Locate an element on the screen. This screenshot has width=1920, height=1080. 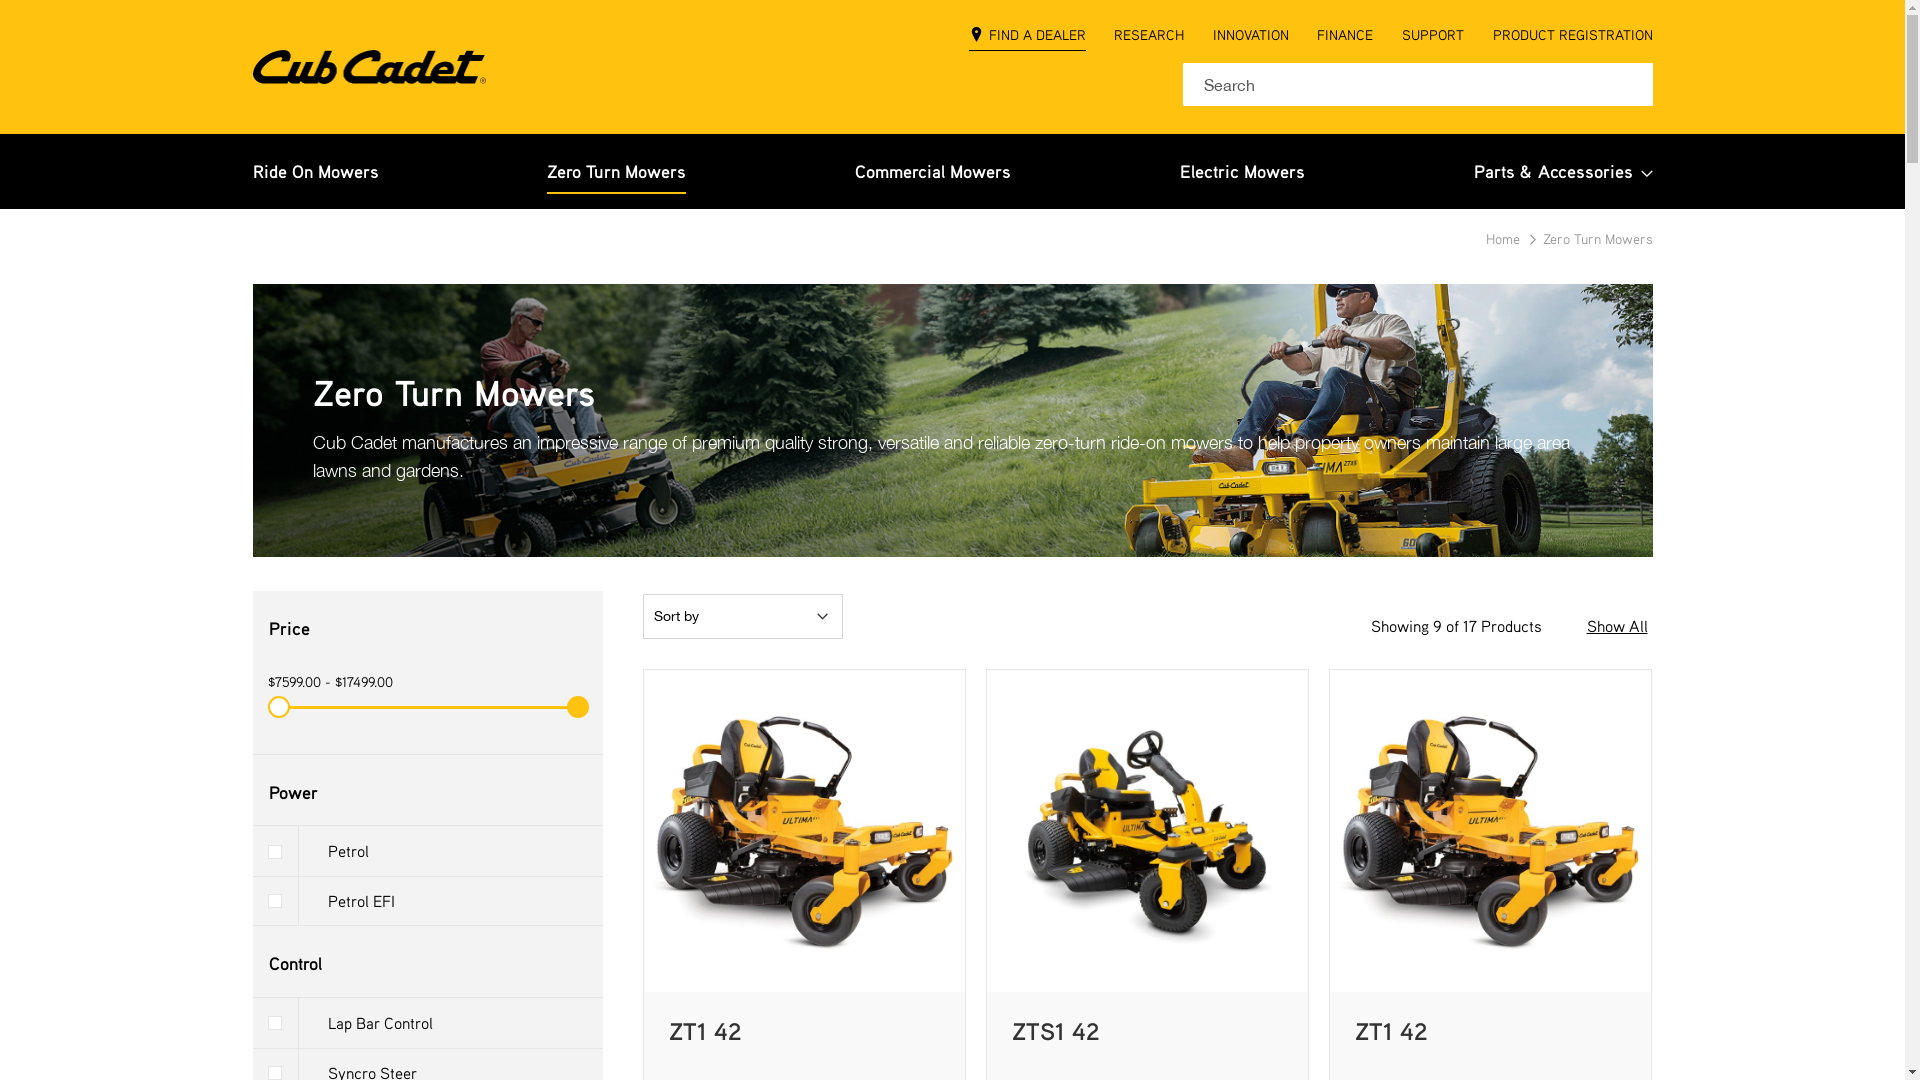
'Electric Mowers' is located at coordinates (1180, 170).